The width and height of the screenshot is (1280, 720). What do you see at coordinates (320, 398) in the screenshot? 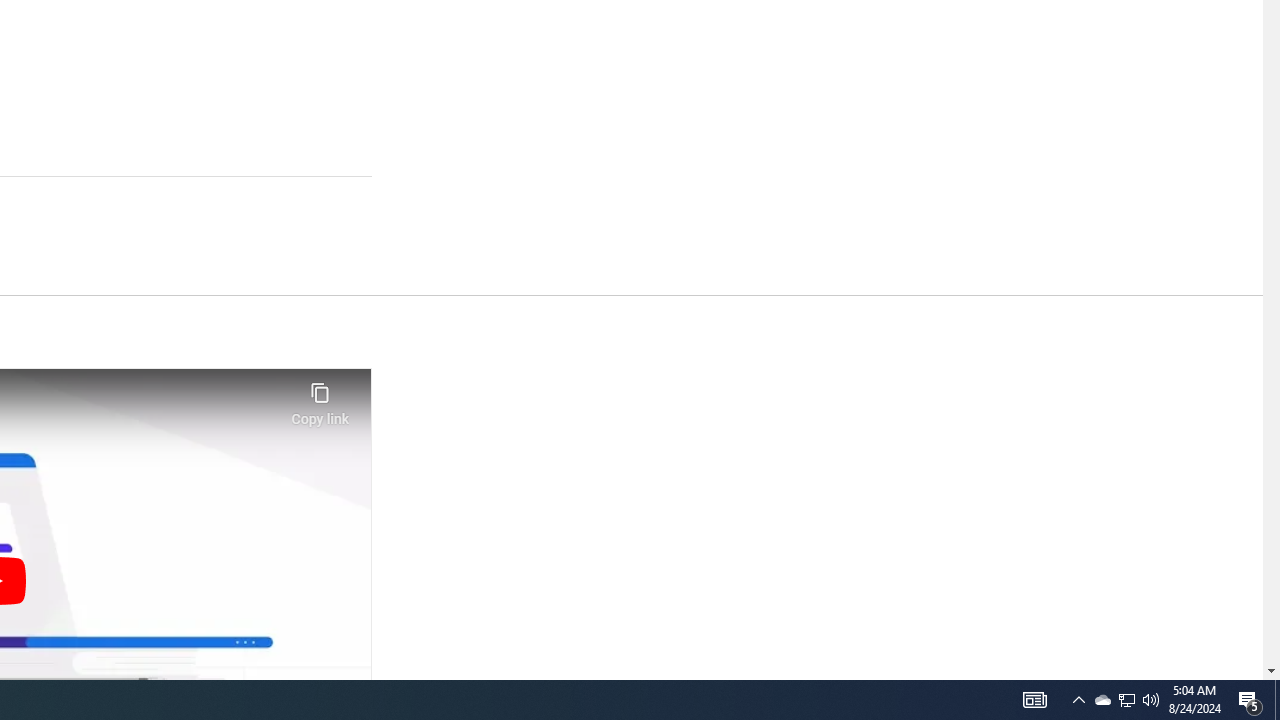
I see `'Copy link'` at bounding box center [320, 398].